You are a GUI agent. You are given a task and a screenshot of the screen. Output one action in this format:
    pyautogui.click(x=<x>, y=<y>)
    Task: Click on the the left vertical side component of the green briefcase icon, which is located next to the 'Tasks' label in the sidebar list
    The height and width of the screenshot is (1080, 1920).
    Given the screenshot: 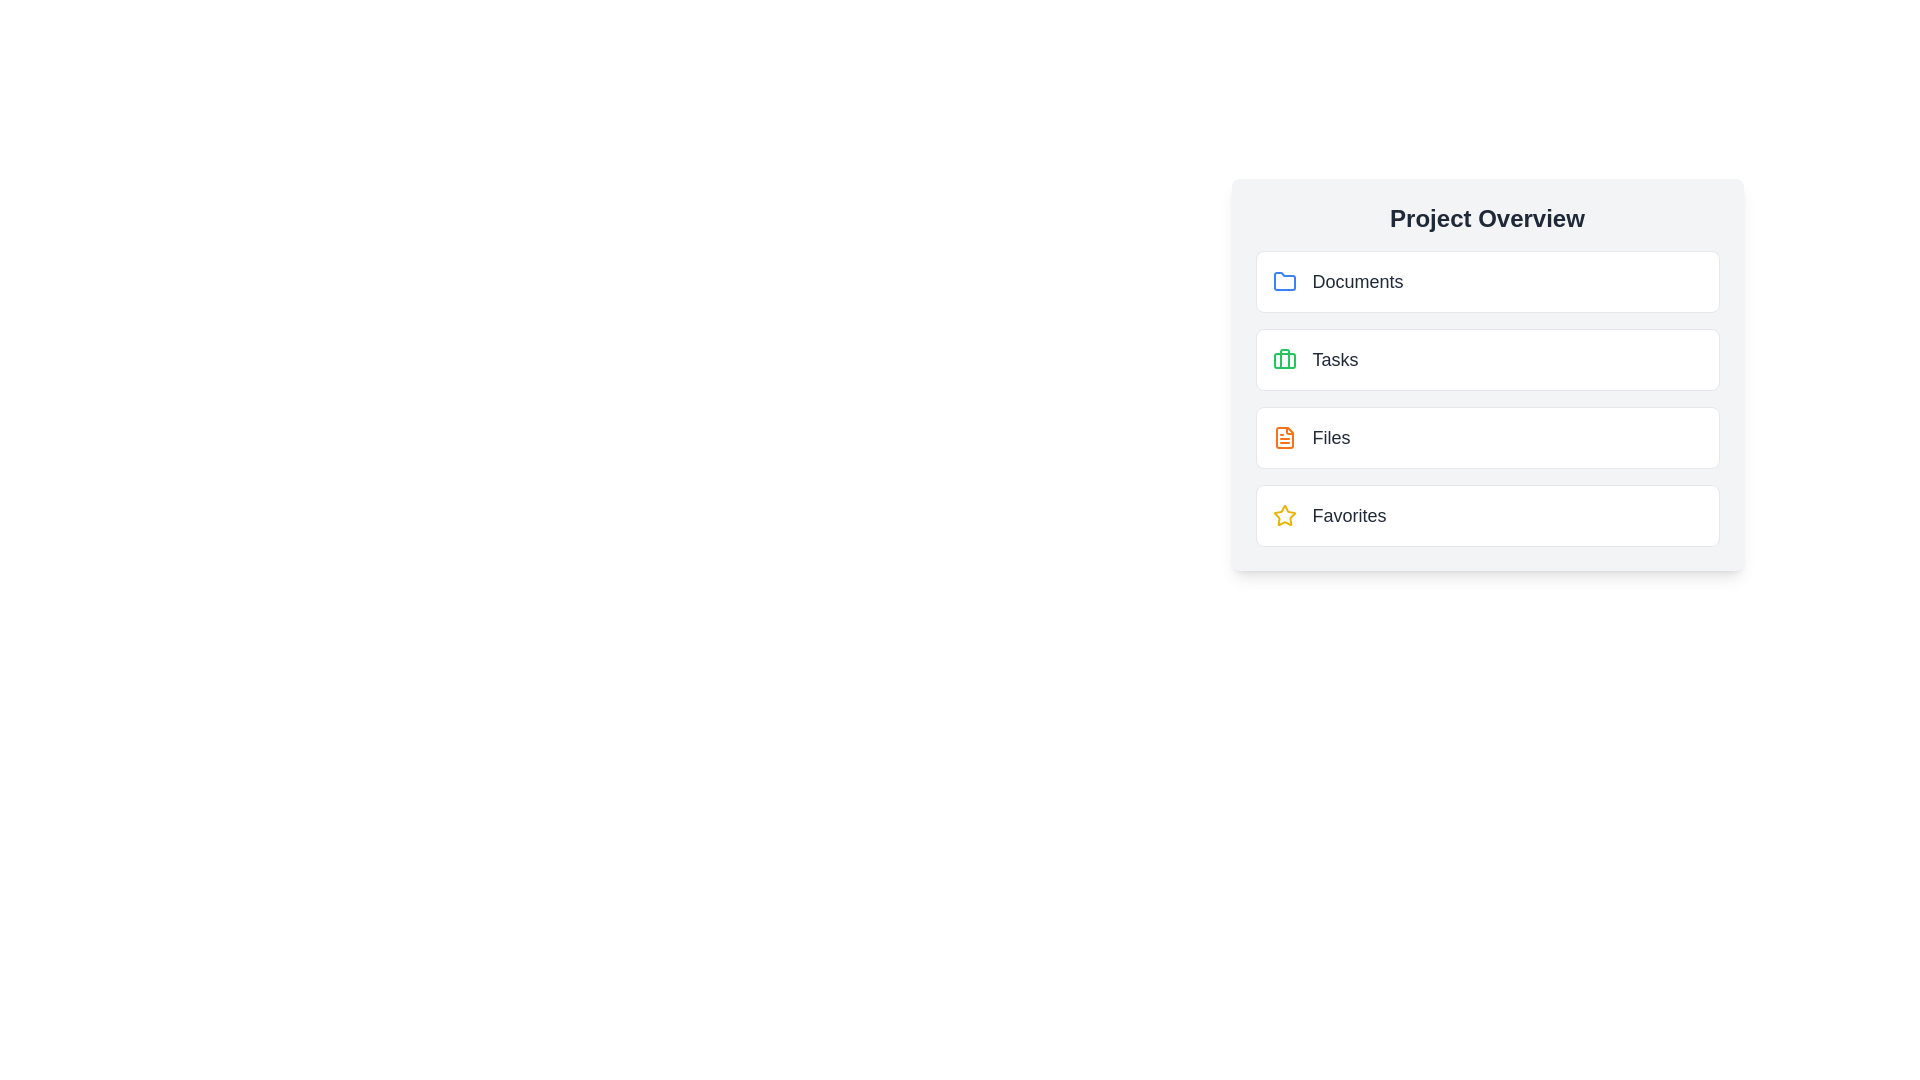 What is the action you would take?
    pyautogui.click(x=1284, y=357)
    